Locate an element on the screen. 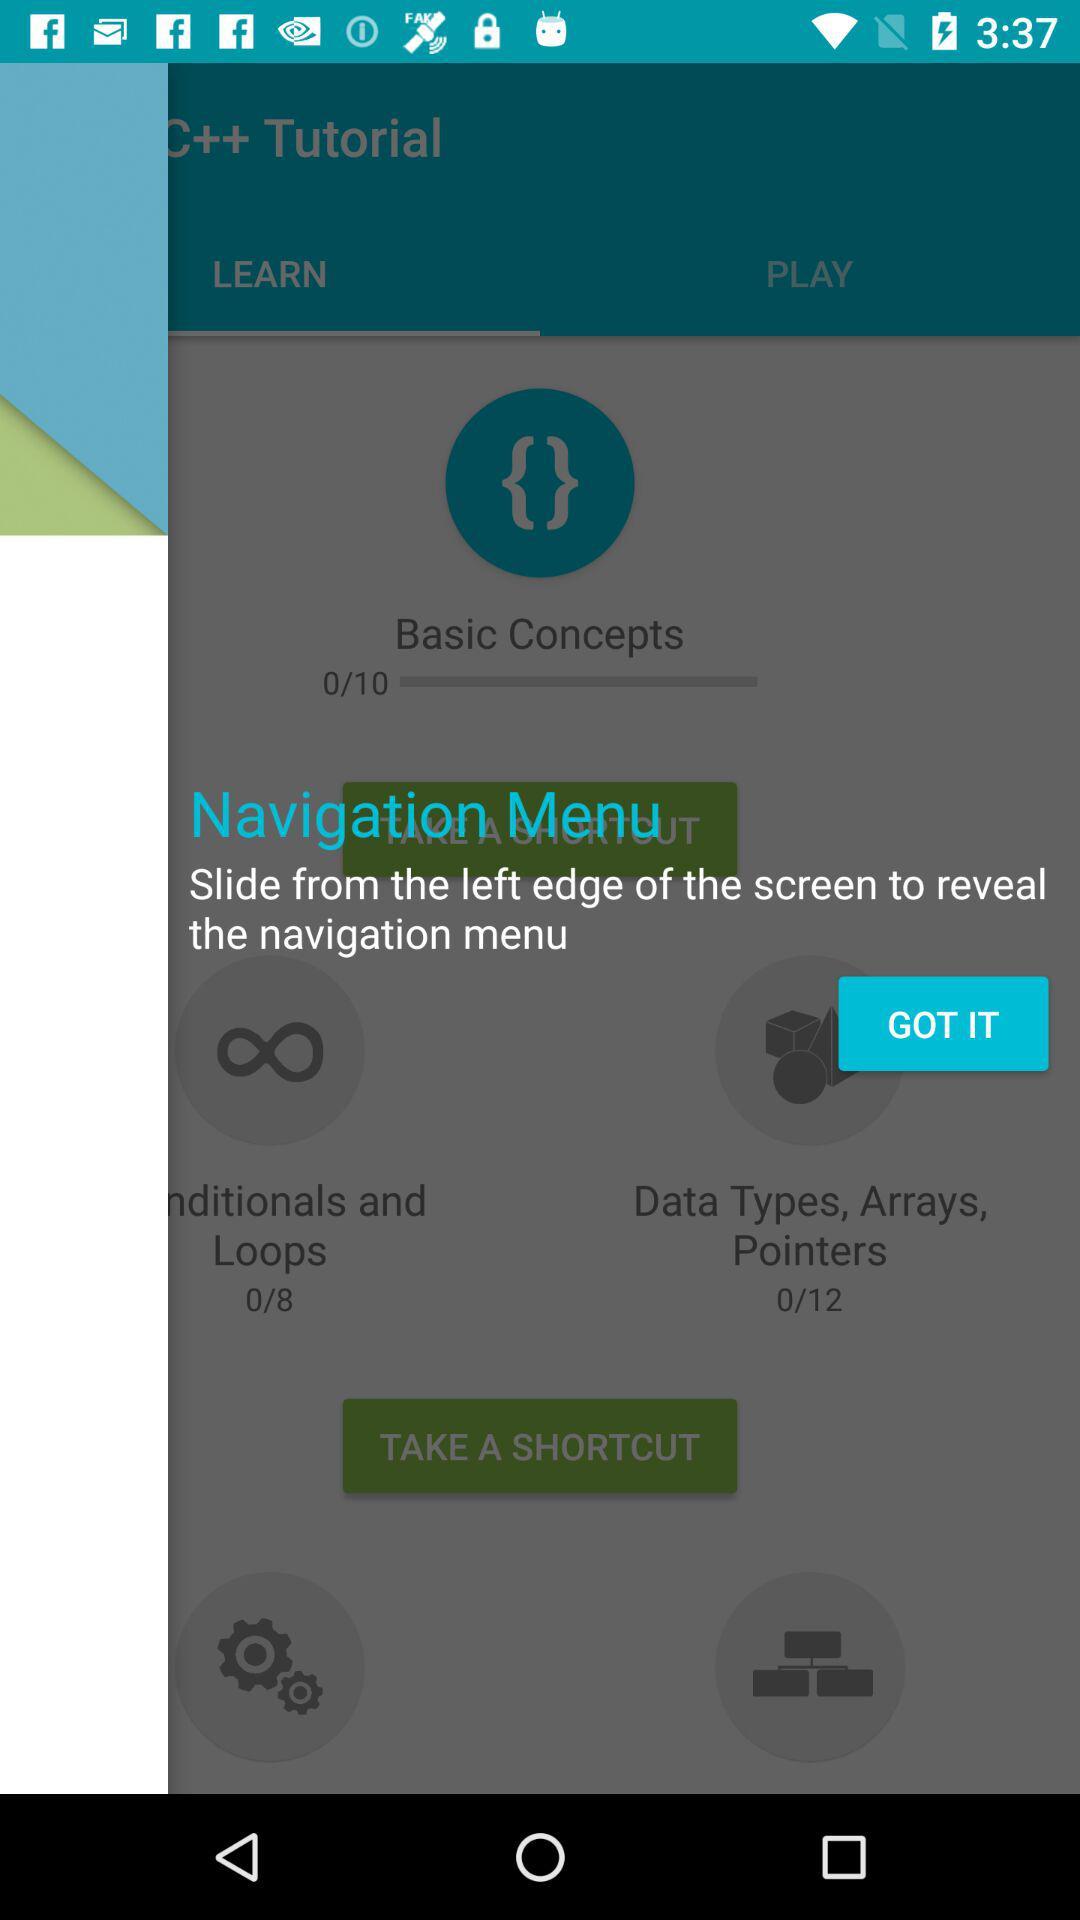 This screenshot has width=1080, height=1920. item below the slide from the is located at coordinates (943, 1023).